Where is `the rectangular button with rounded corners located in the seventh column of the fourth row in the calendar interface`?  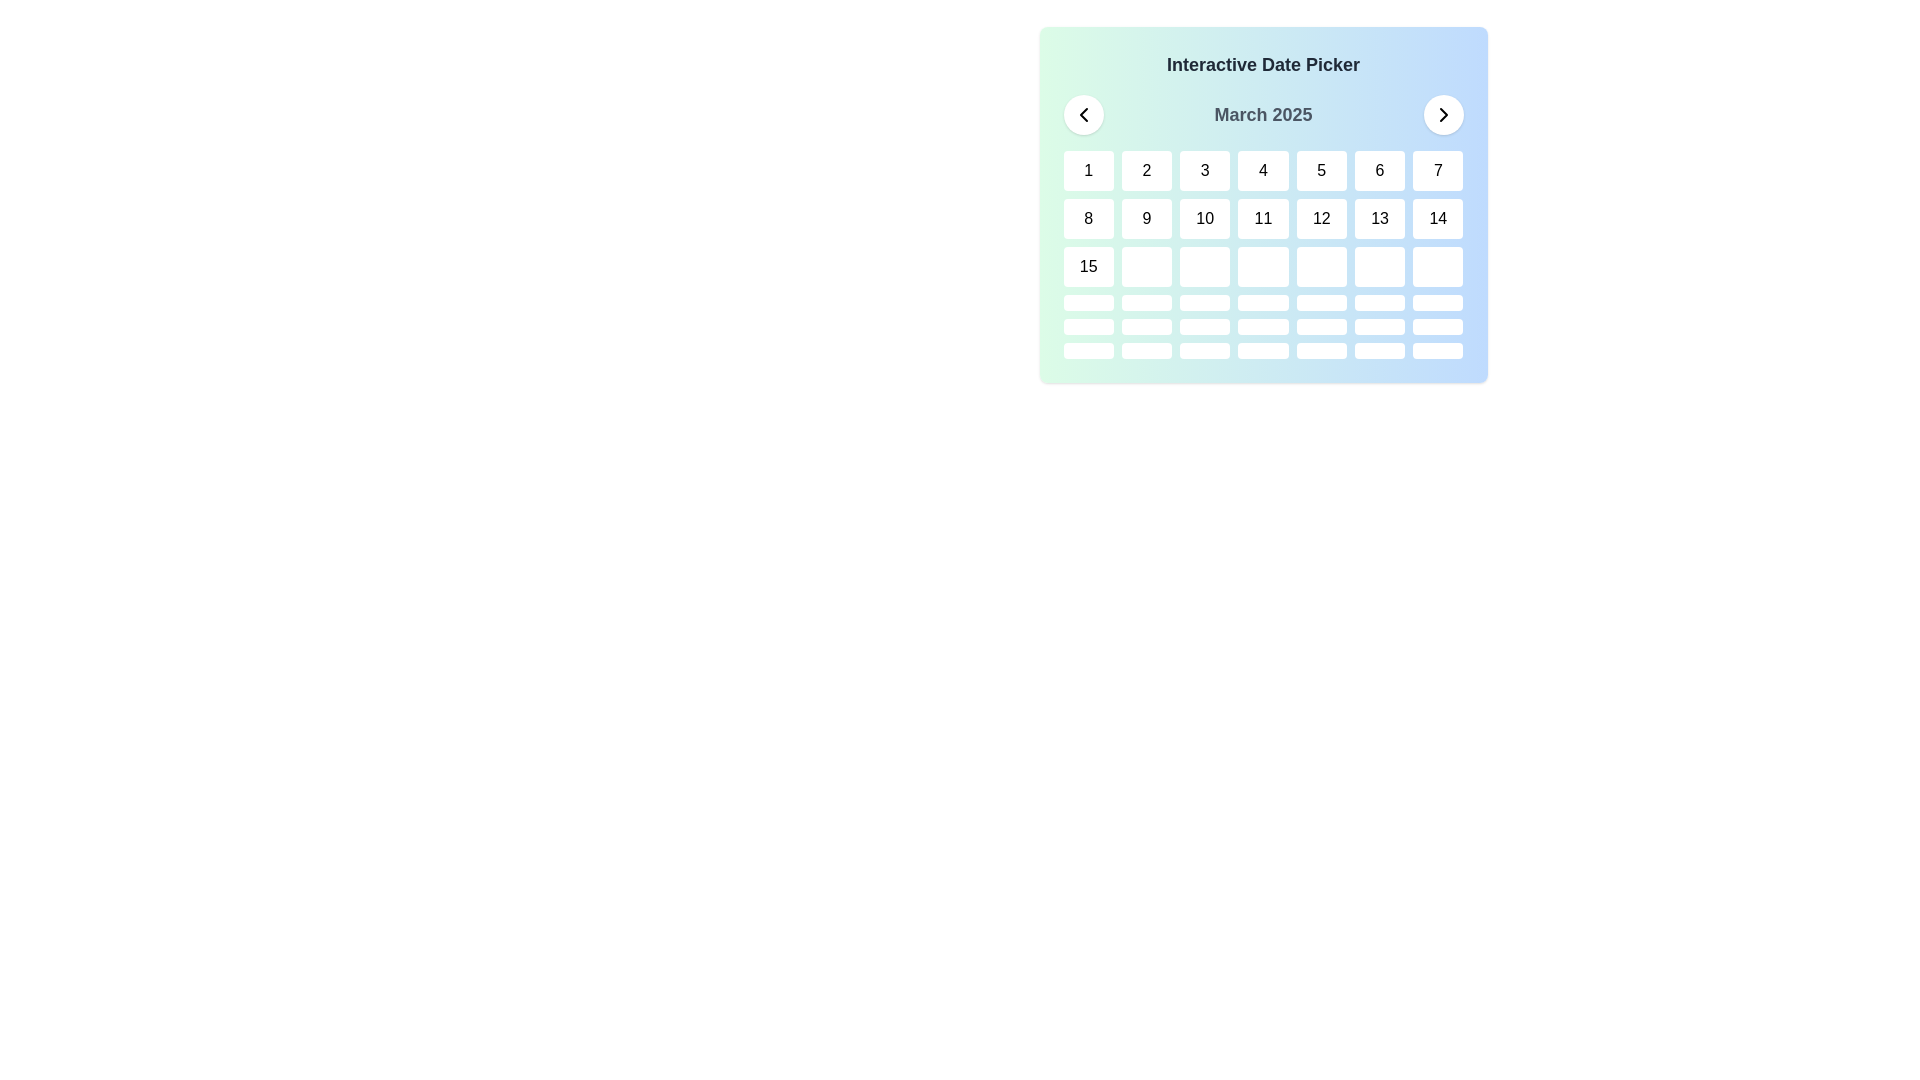 the rectangular button with rounded corners located in the seventh column of the fourth row in the calendar interface is located at coordinates (1437, 303).